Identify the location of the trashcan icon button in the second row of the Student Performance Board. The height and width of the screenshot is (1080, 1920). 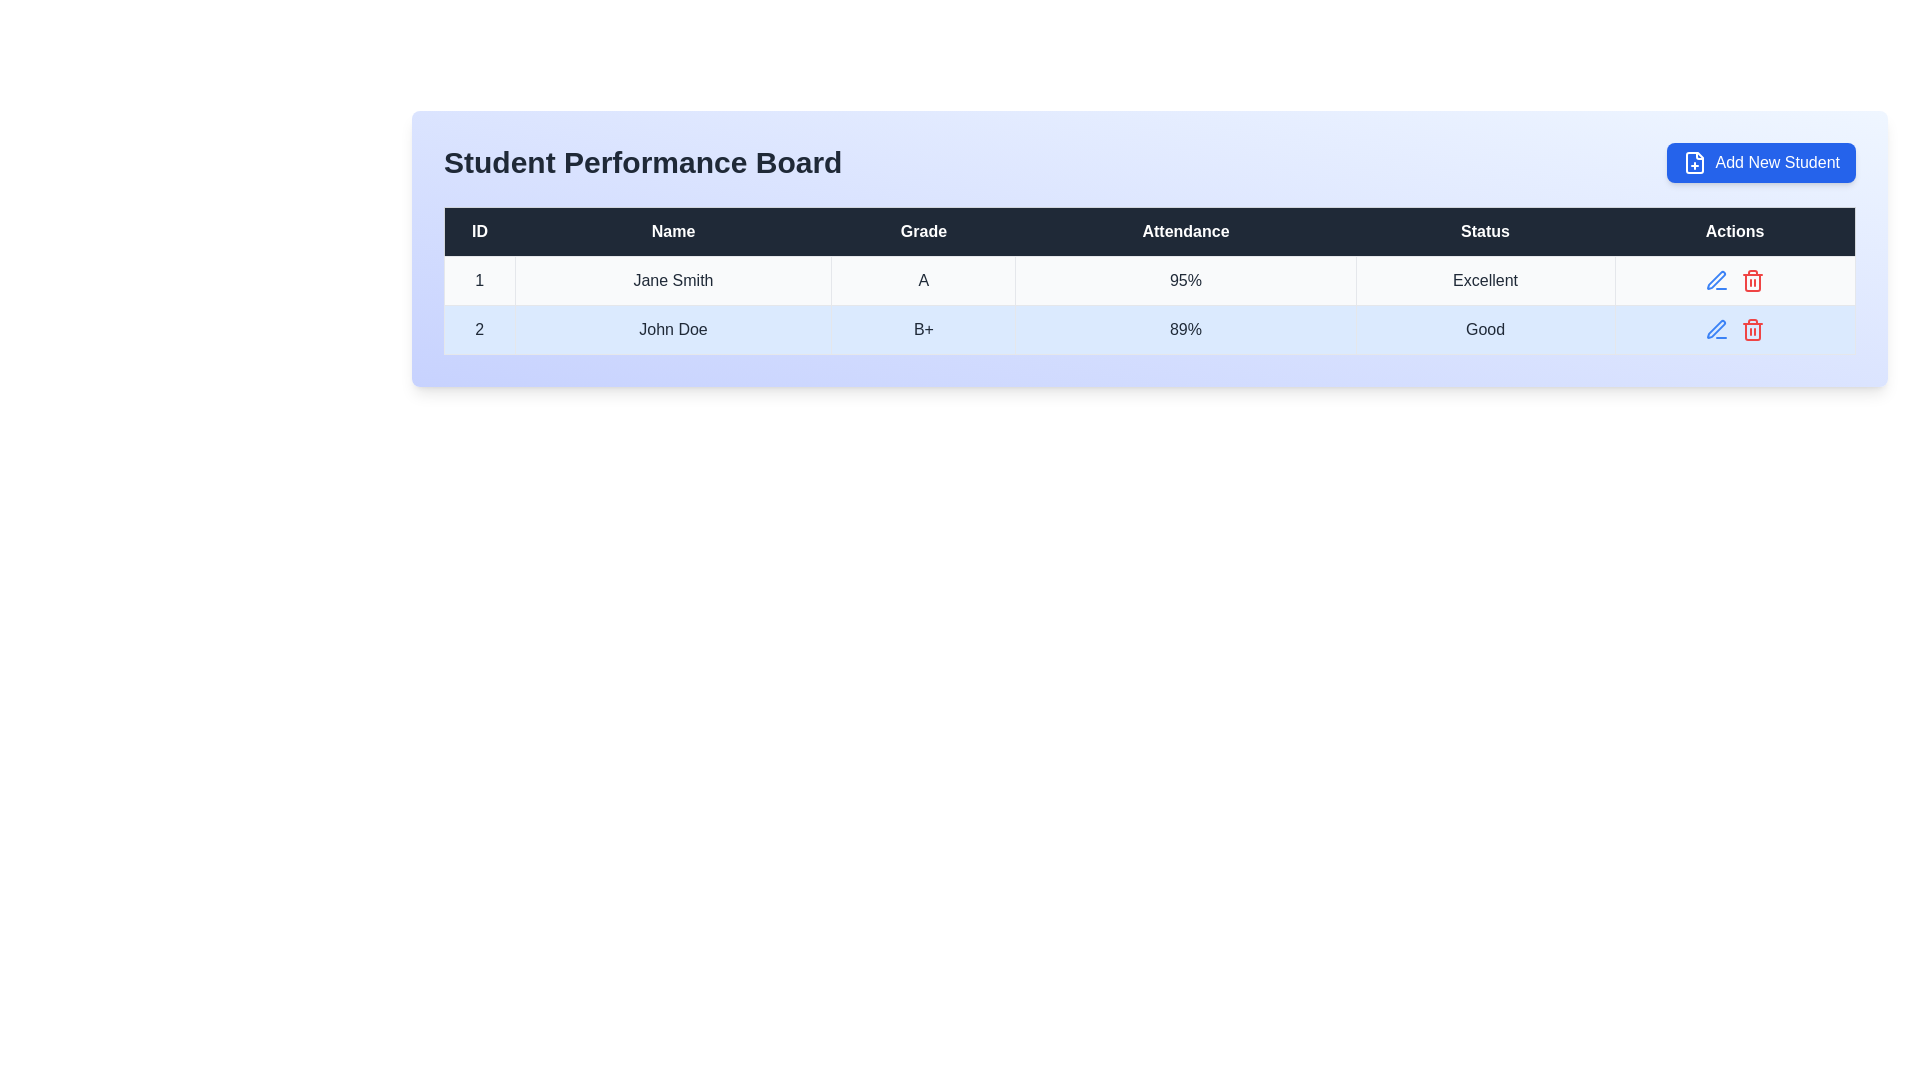
(1752, 329).